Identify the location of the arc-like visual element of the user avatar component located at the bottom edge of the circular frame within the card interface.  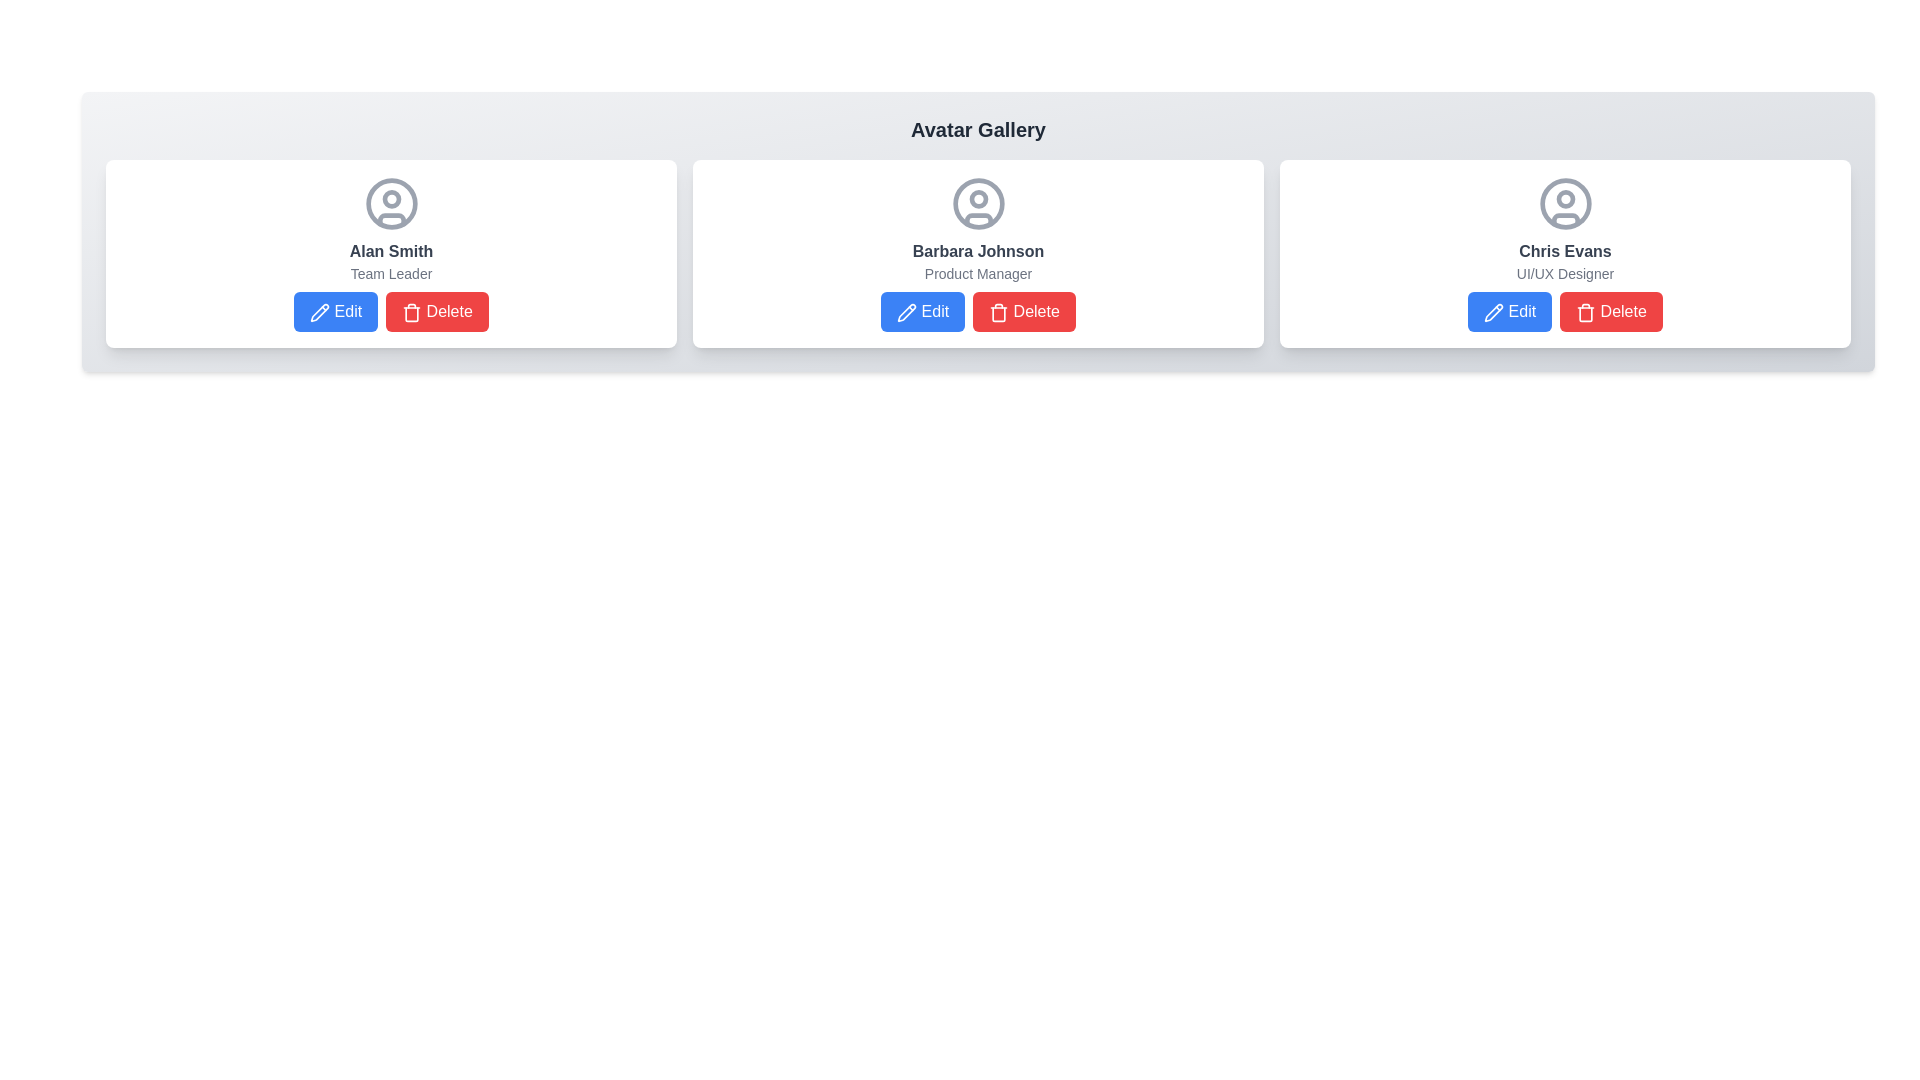
(391, 219).